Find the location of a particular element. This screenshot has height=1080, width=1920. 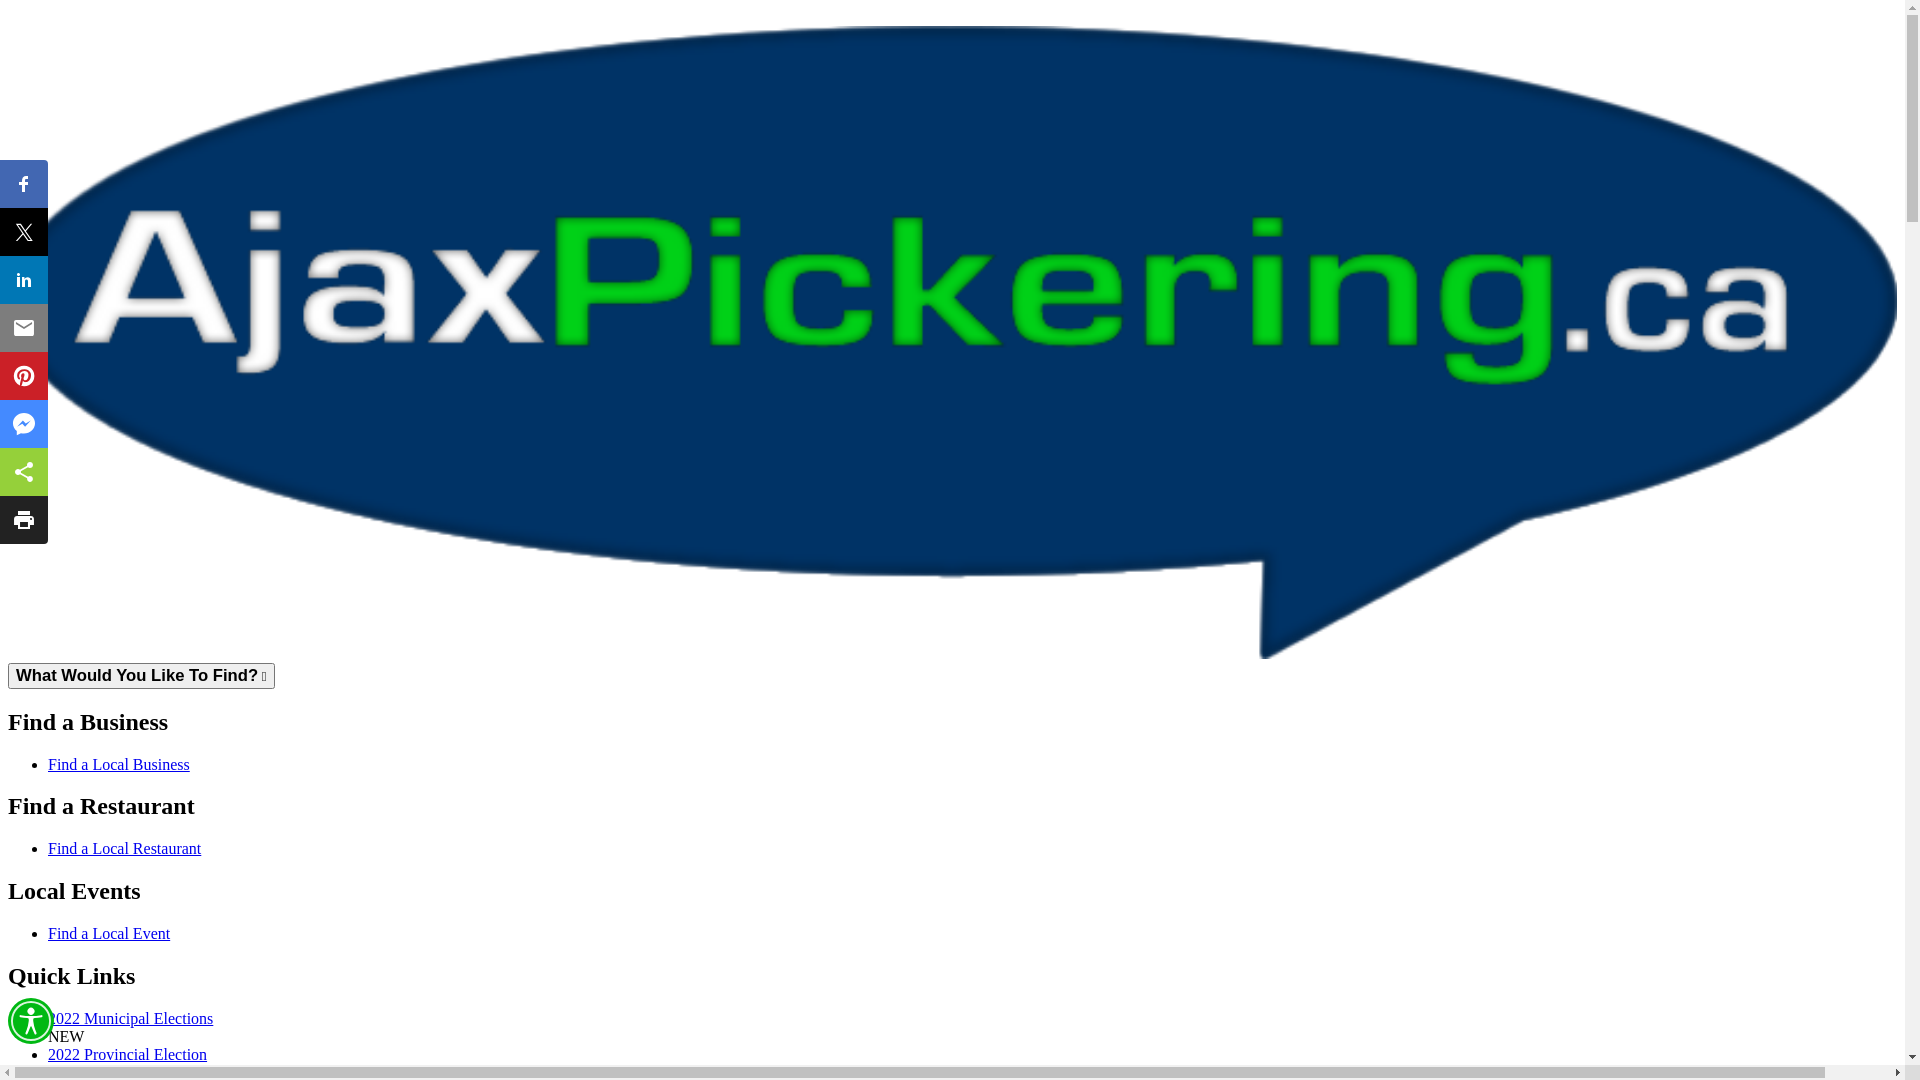

'Find a Local Restaurant' is located at coordinates (123, 848).